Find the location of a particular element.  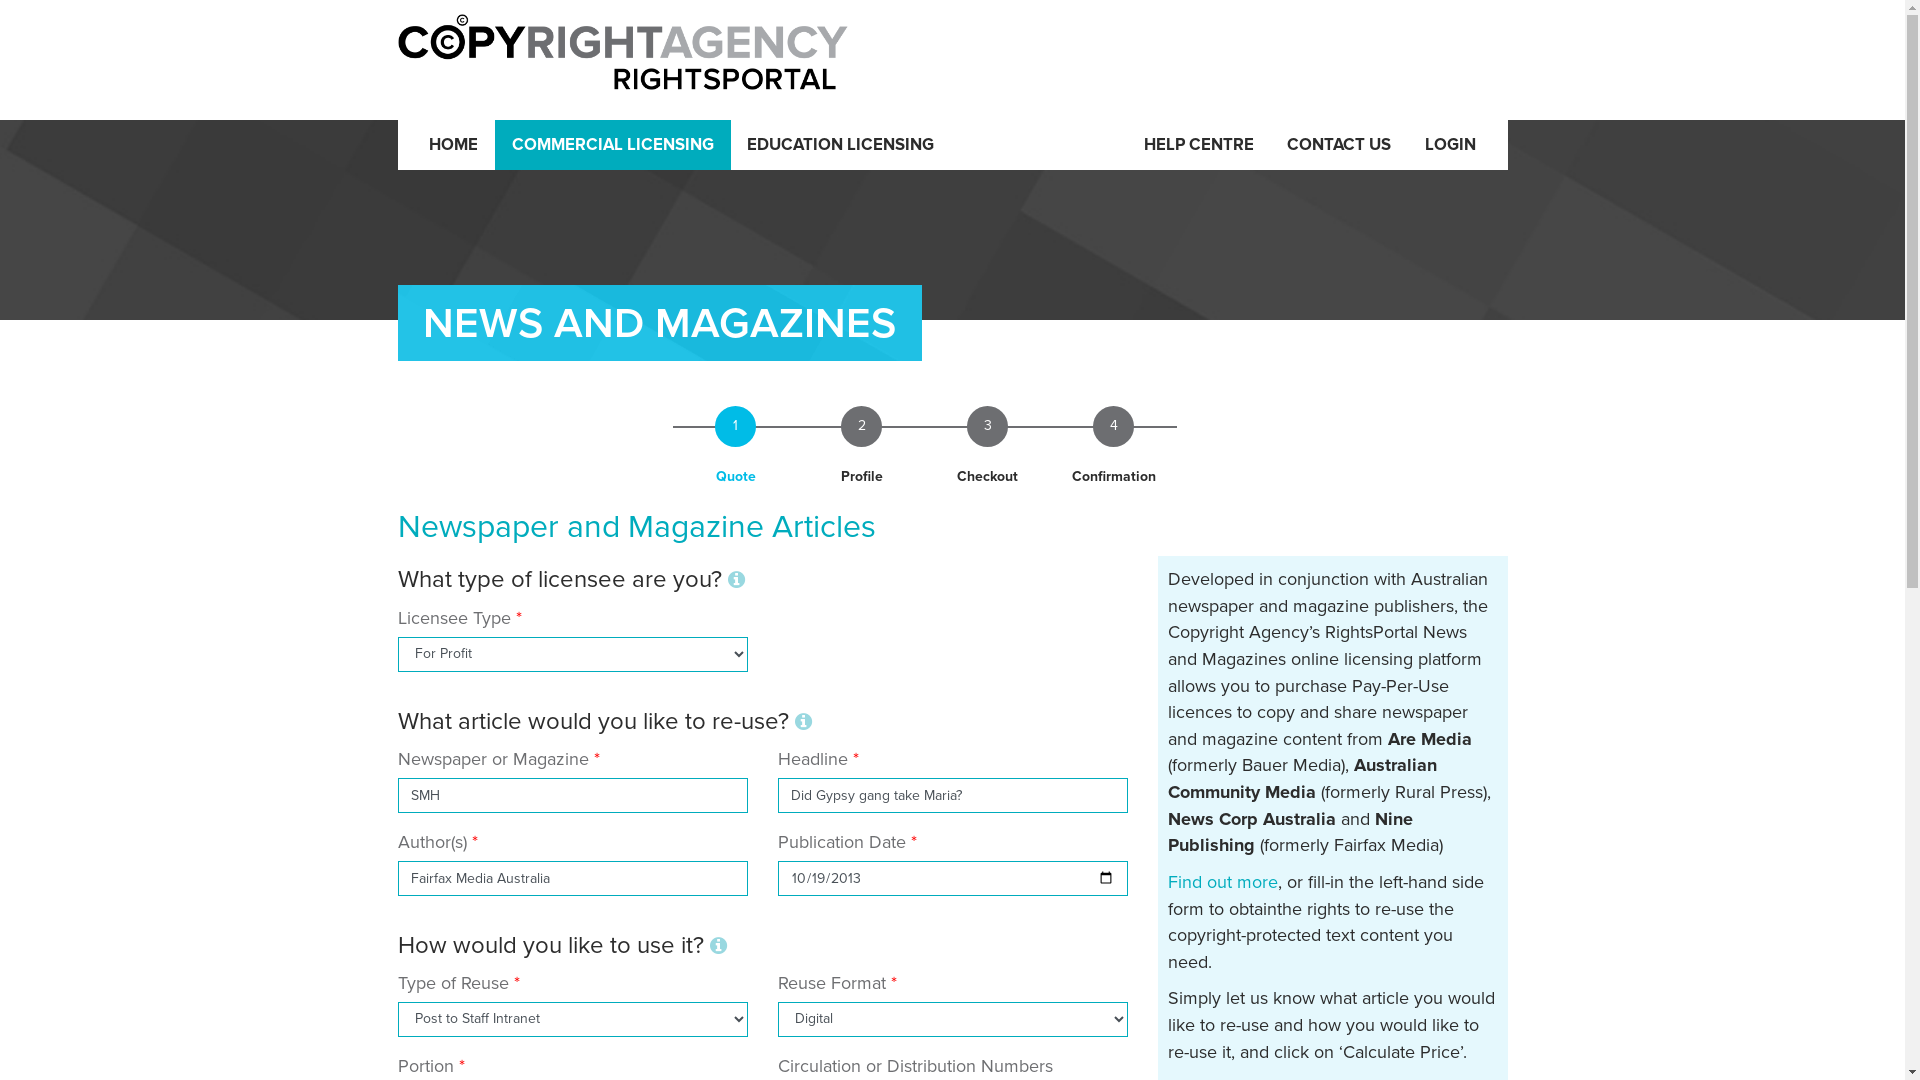

'HELP CENTRE' is located at coordinates (1199, 144).